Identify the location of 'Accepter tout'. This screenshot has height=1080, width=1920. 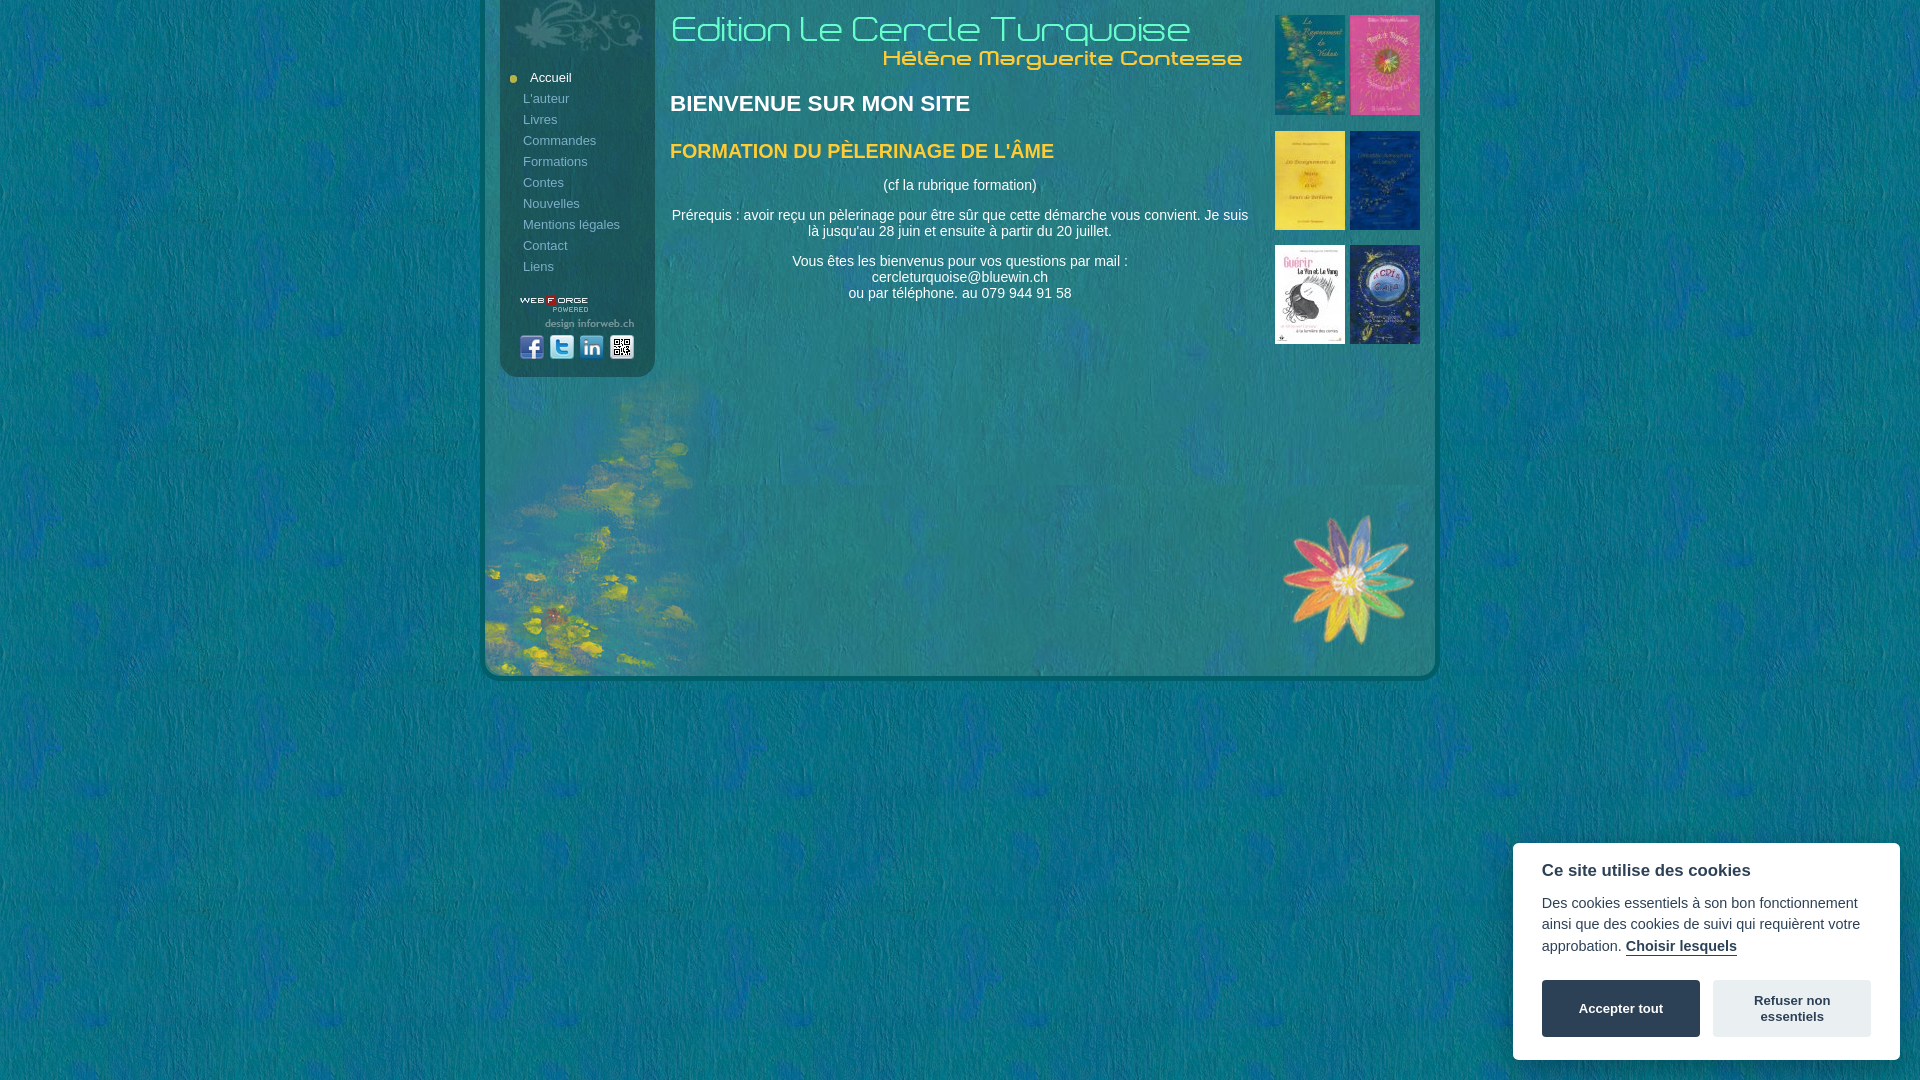
(1621, 1009).